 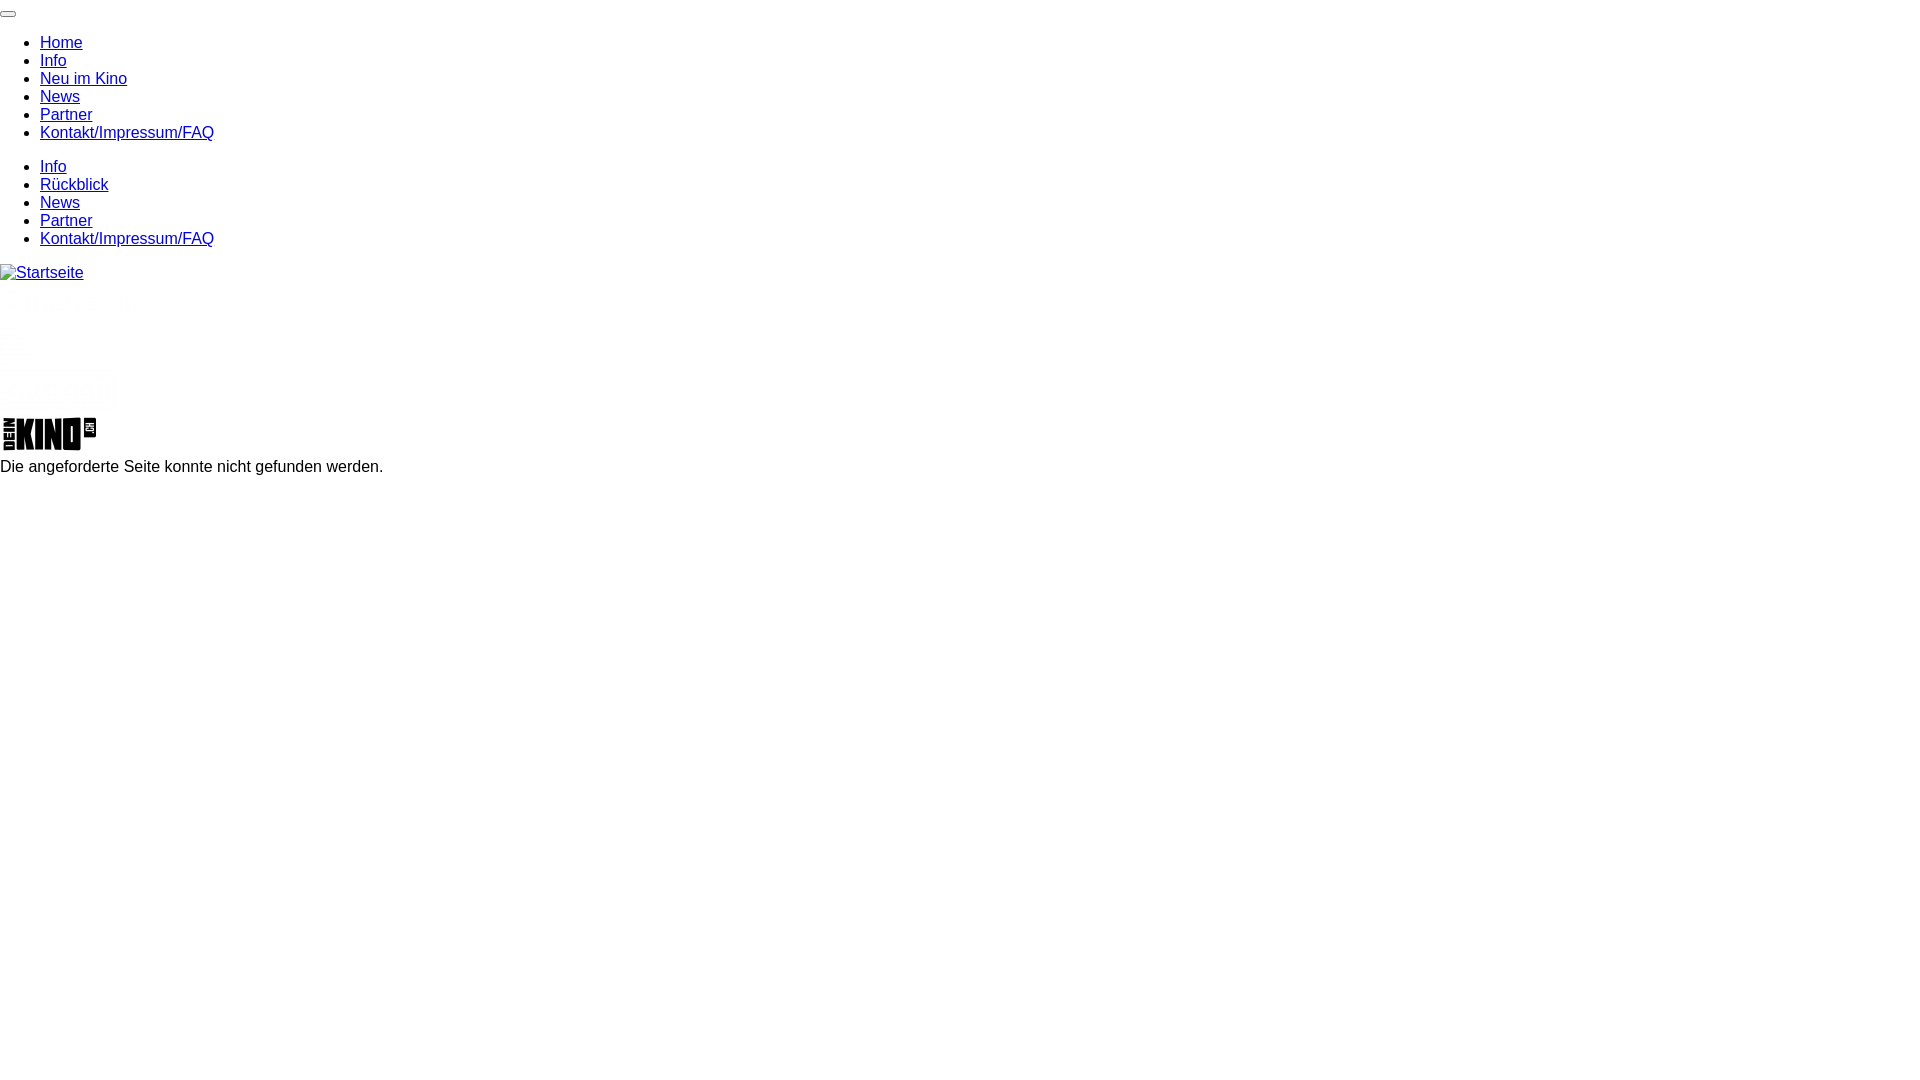 I want to click on 'Startseite', so click(x=42, y=272).